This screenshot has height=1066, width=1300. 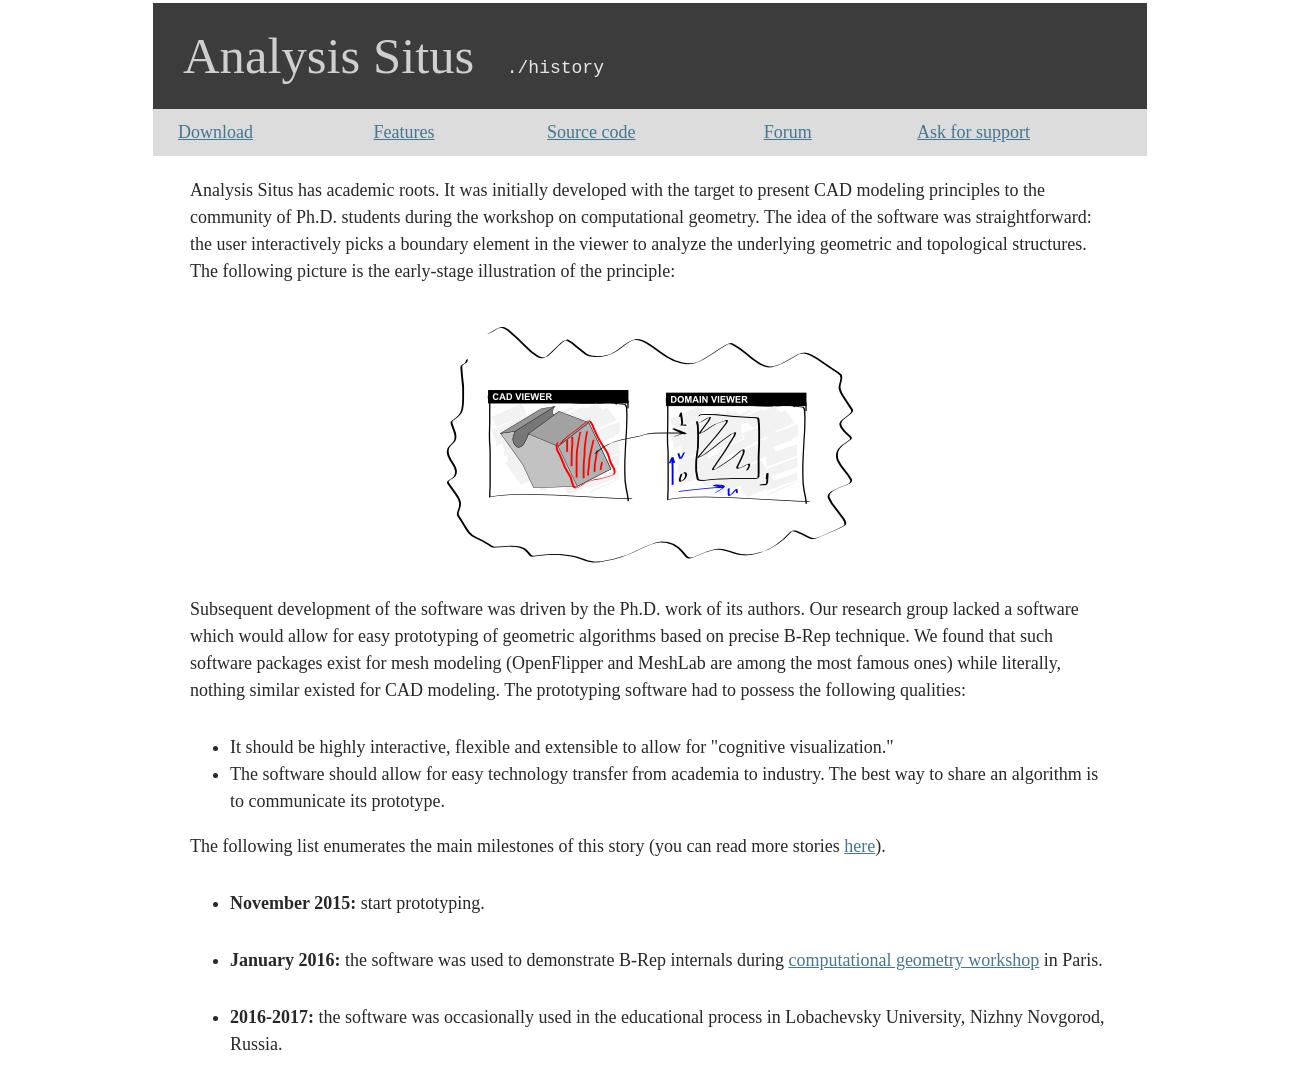 What do you see at coordinates (420, 903) in the screenshot?
I see `'start prototyping.'` at bounding box center [420, 903].